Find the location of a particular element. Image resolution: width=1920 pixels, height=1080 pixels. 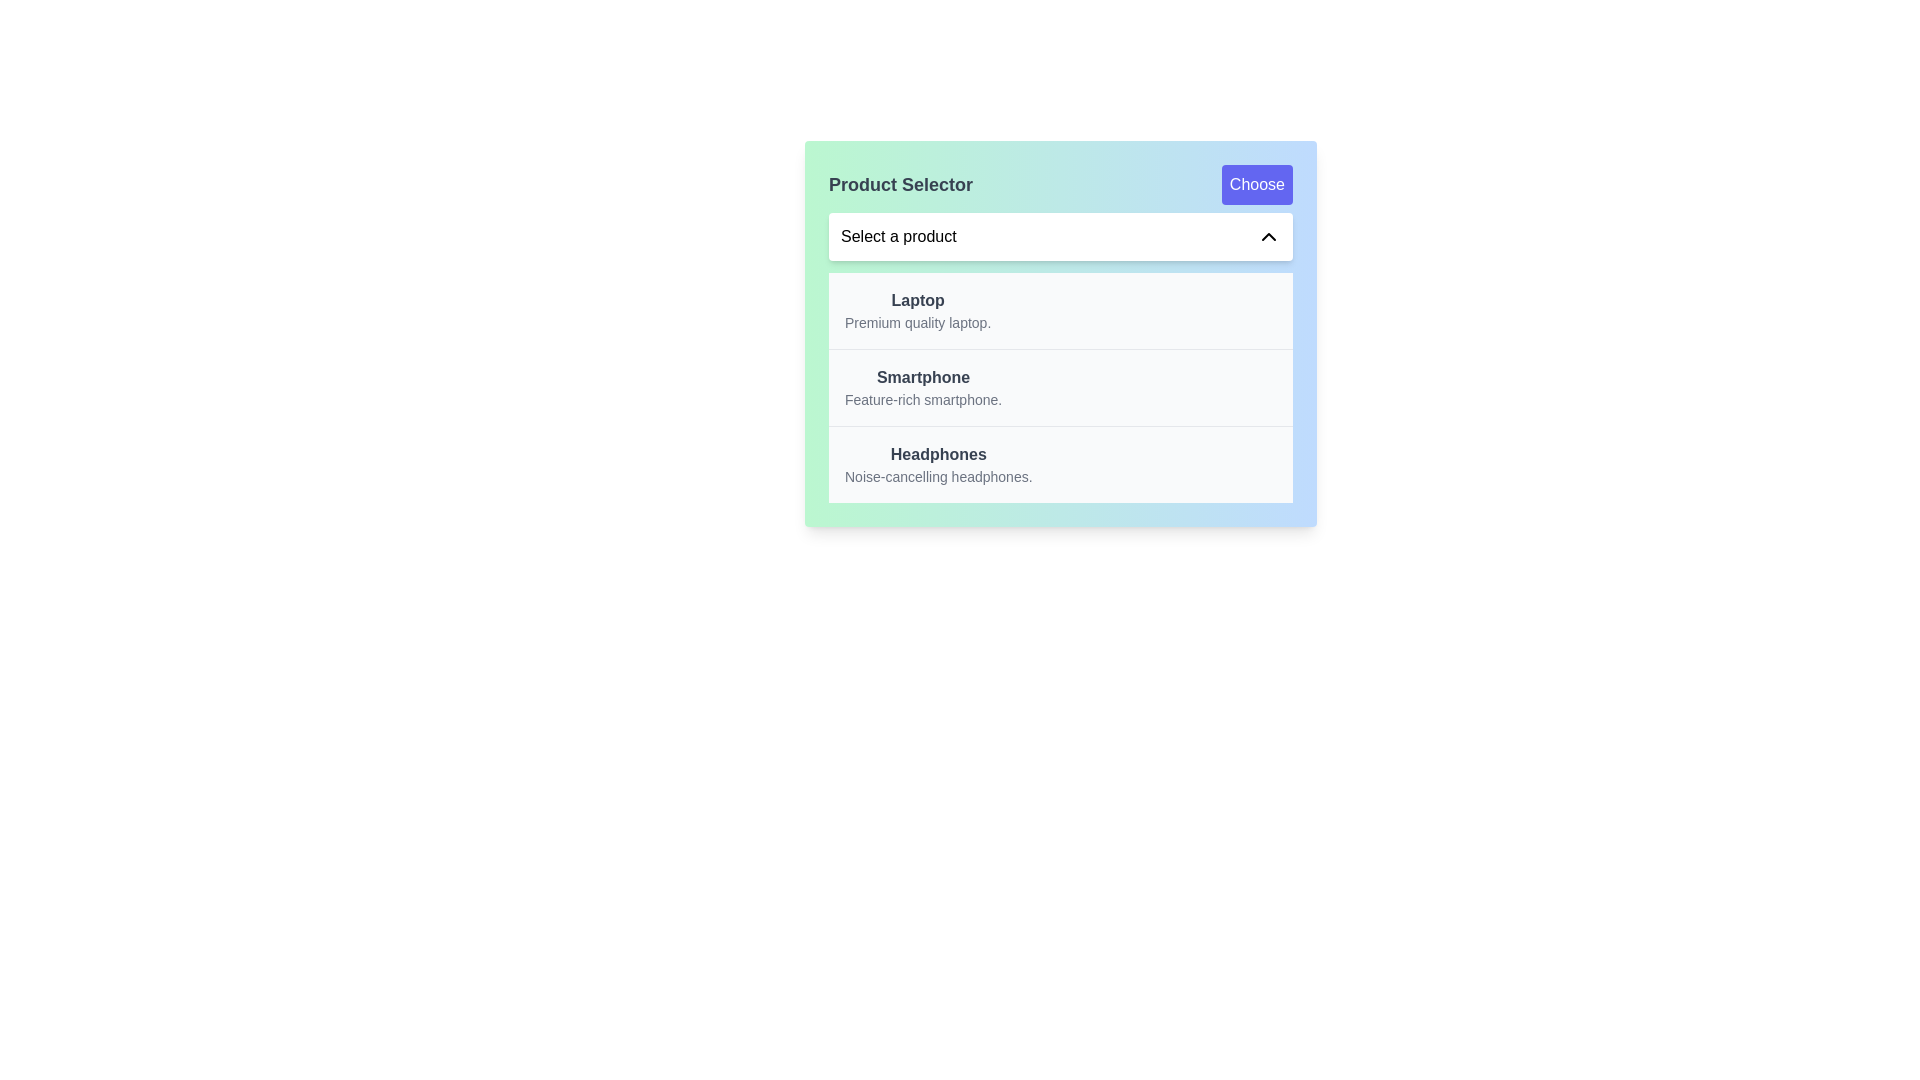

the dropdown menu trigger located below the 'Choose' button in the 'Product Selector' section is located at coordinates (1059, 235).